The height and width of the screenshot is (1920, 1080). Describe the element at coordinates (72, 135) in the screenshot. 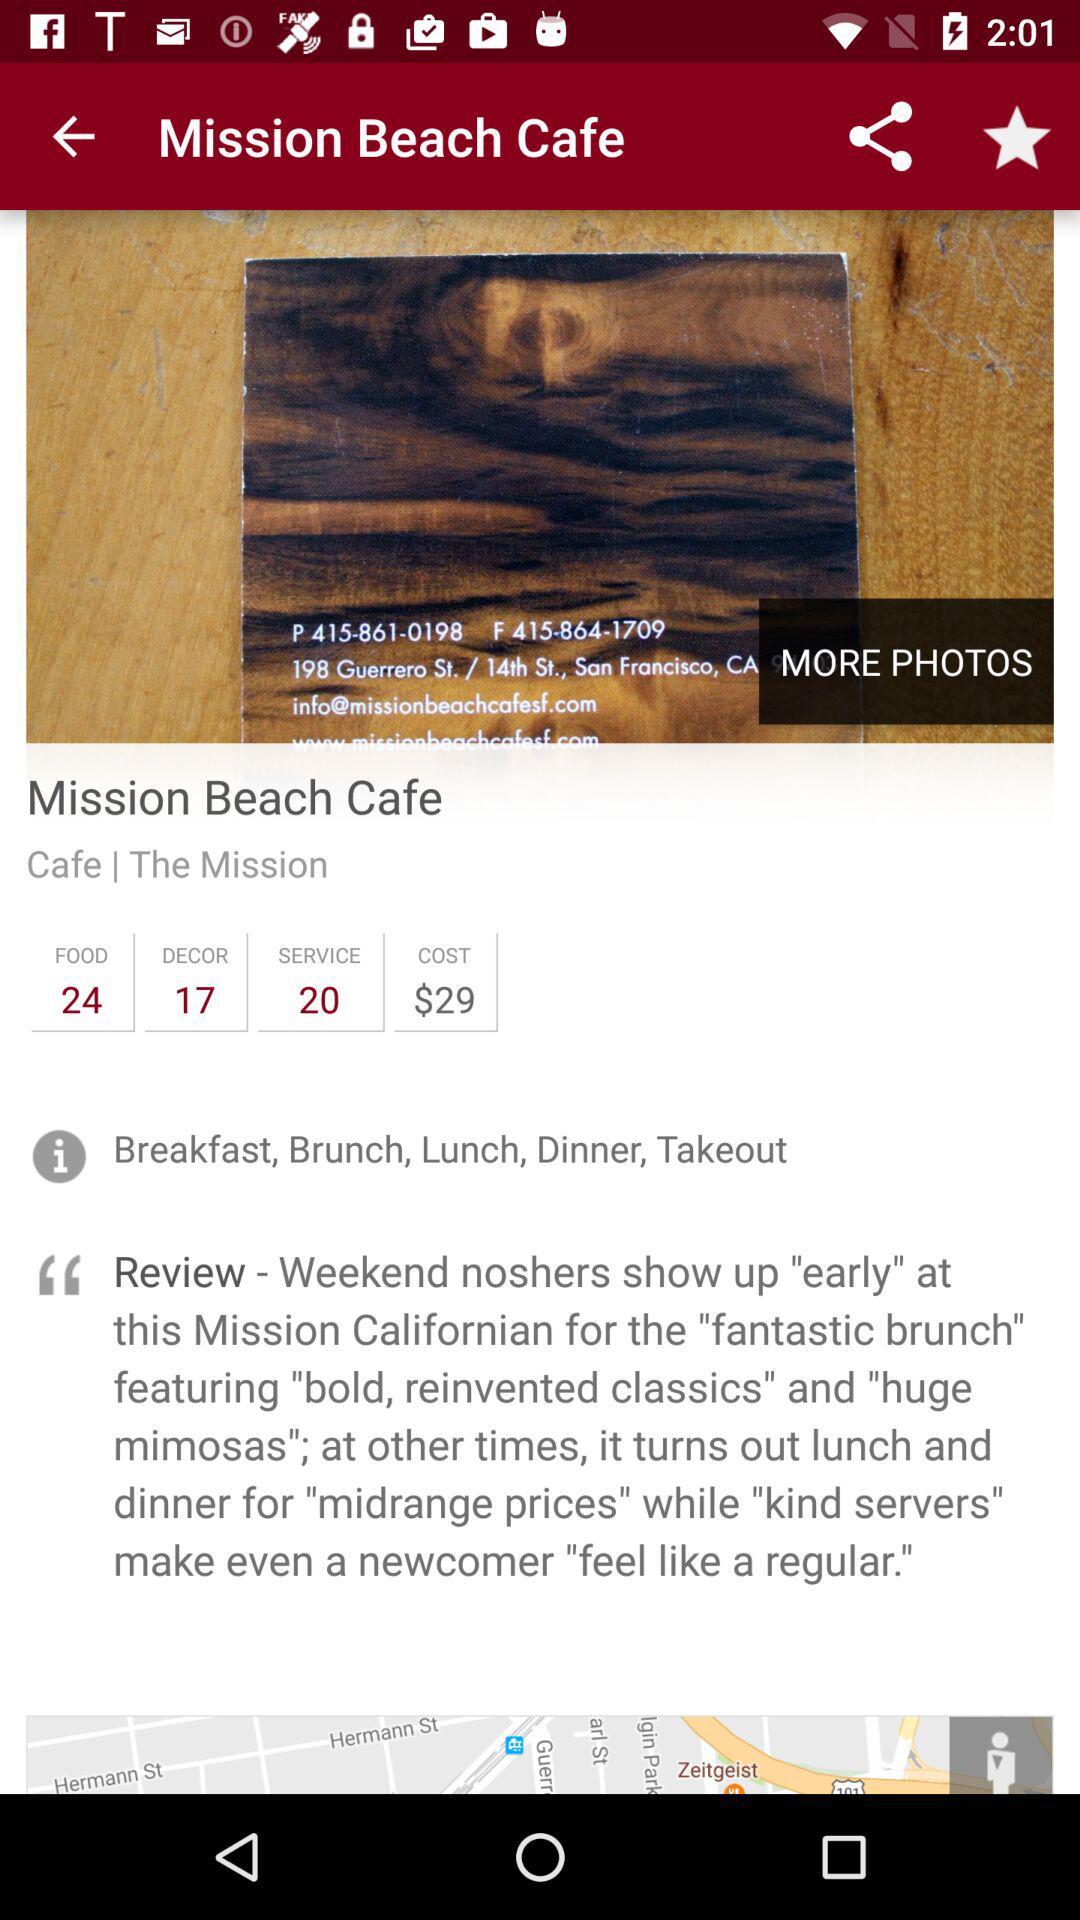

I see `the item next to the mission beach cafe app` at that location.